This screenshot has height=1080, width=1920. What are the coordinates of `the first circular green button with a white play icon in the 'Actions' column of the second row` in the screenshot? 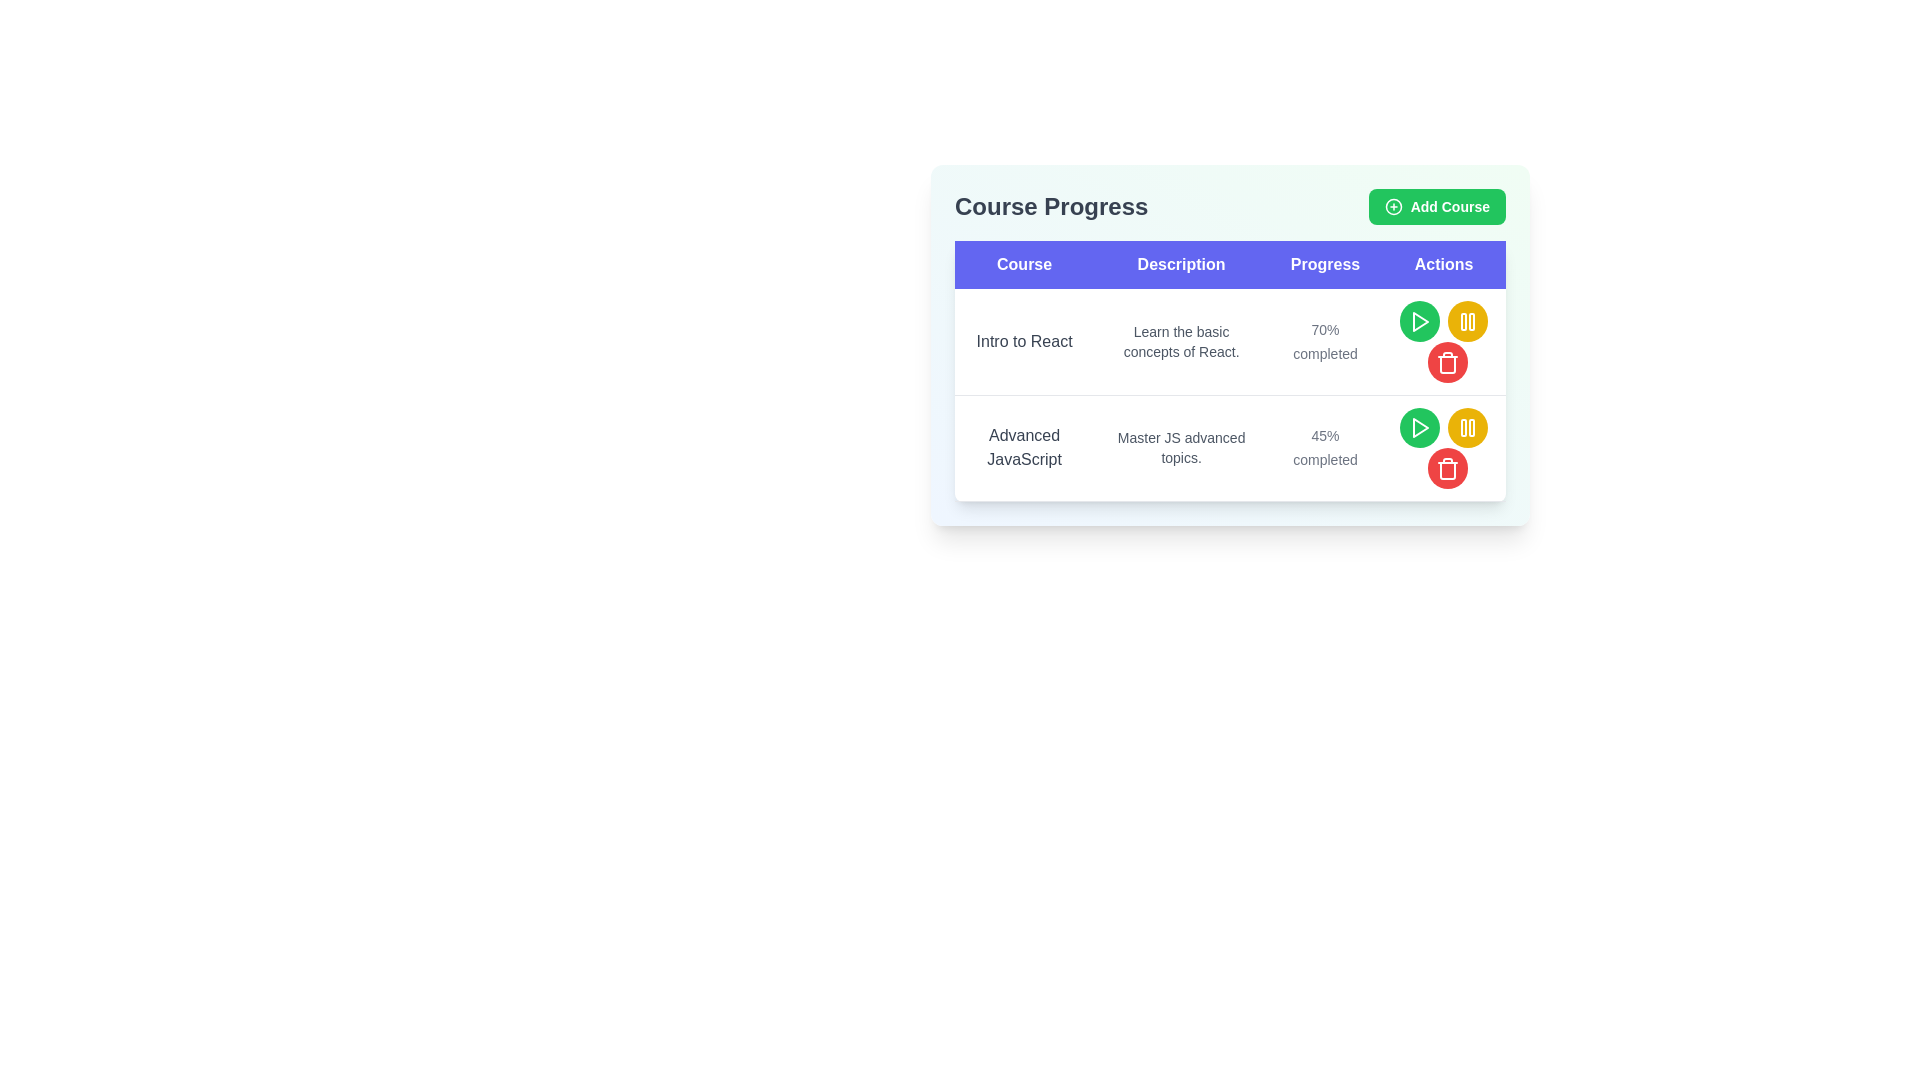 It's located at (1419, 426).